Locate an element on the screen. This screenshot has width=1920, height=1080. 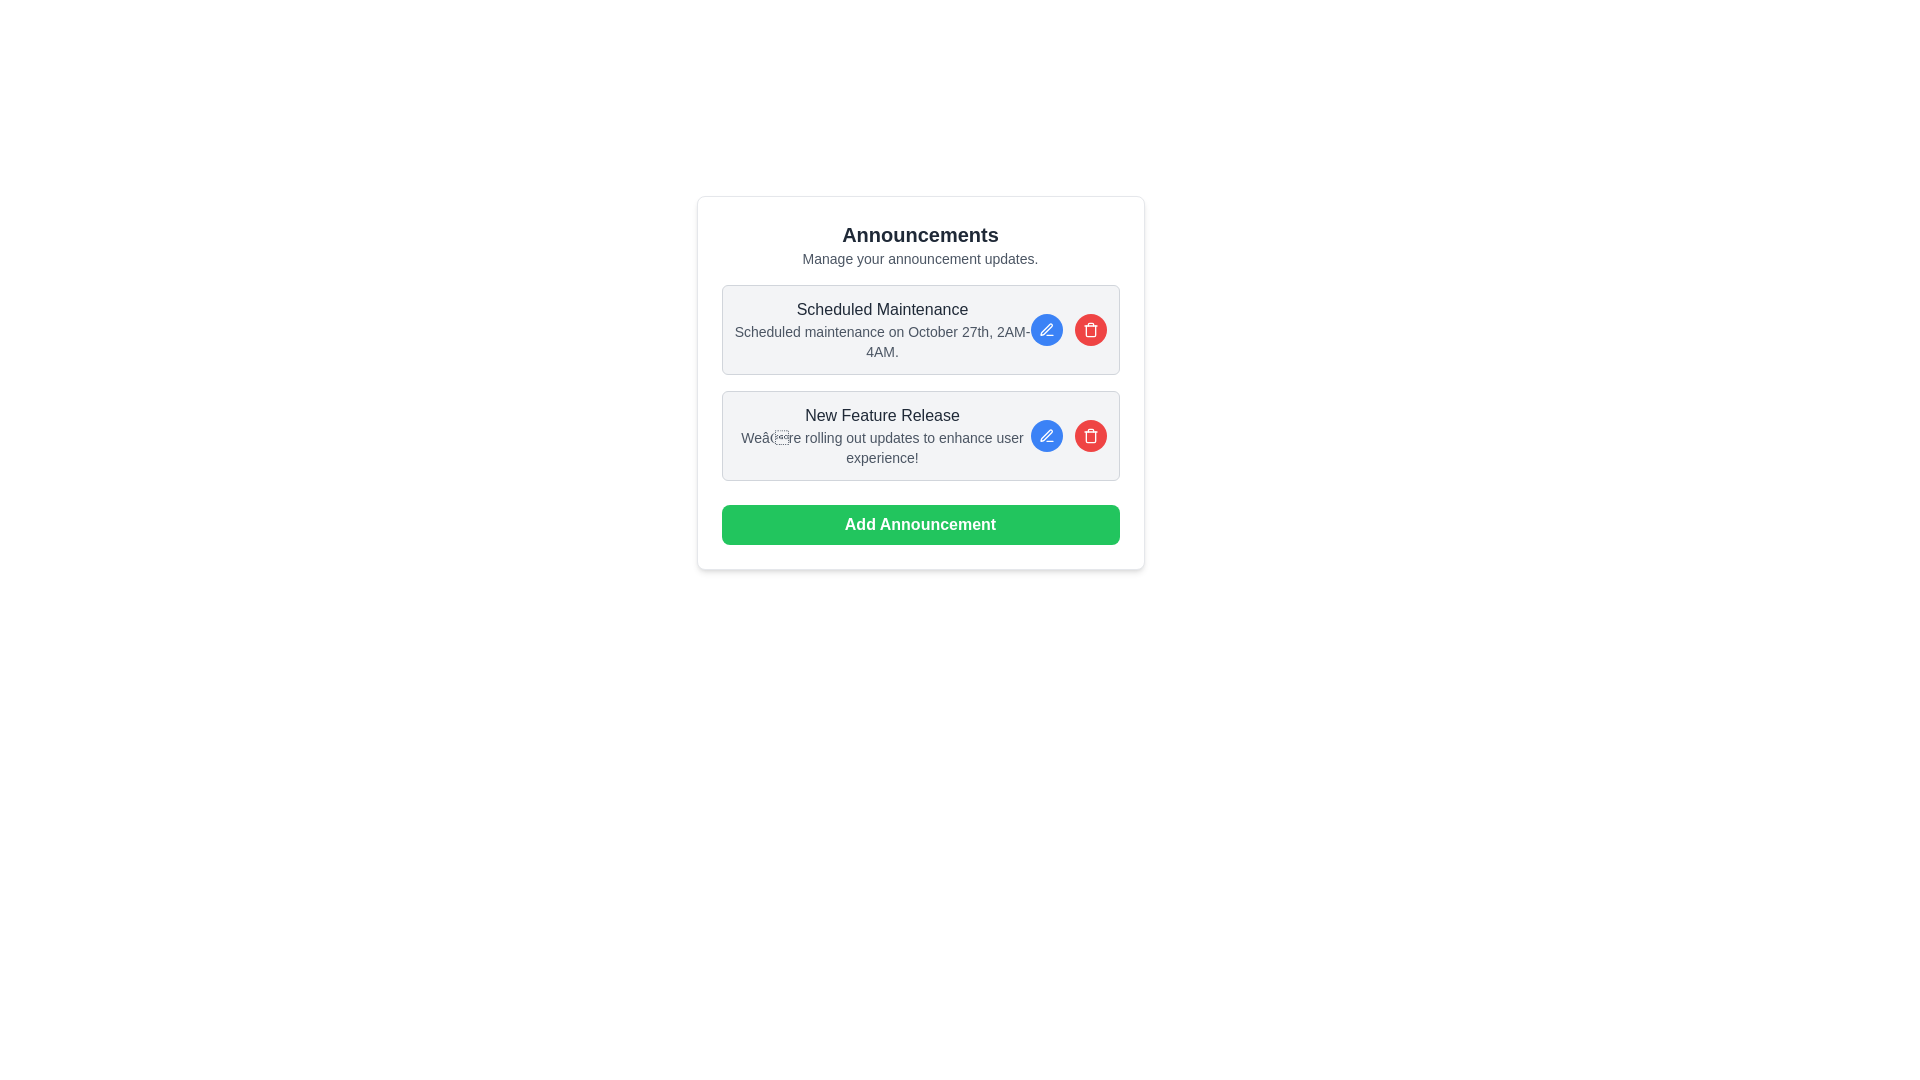
the edit action icon located inside the interactive button on the right side of the 'Scheduled Maintenance' announcement section for accessibility navigation is located at coordinates (1045, 329).